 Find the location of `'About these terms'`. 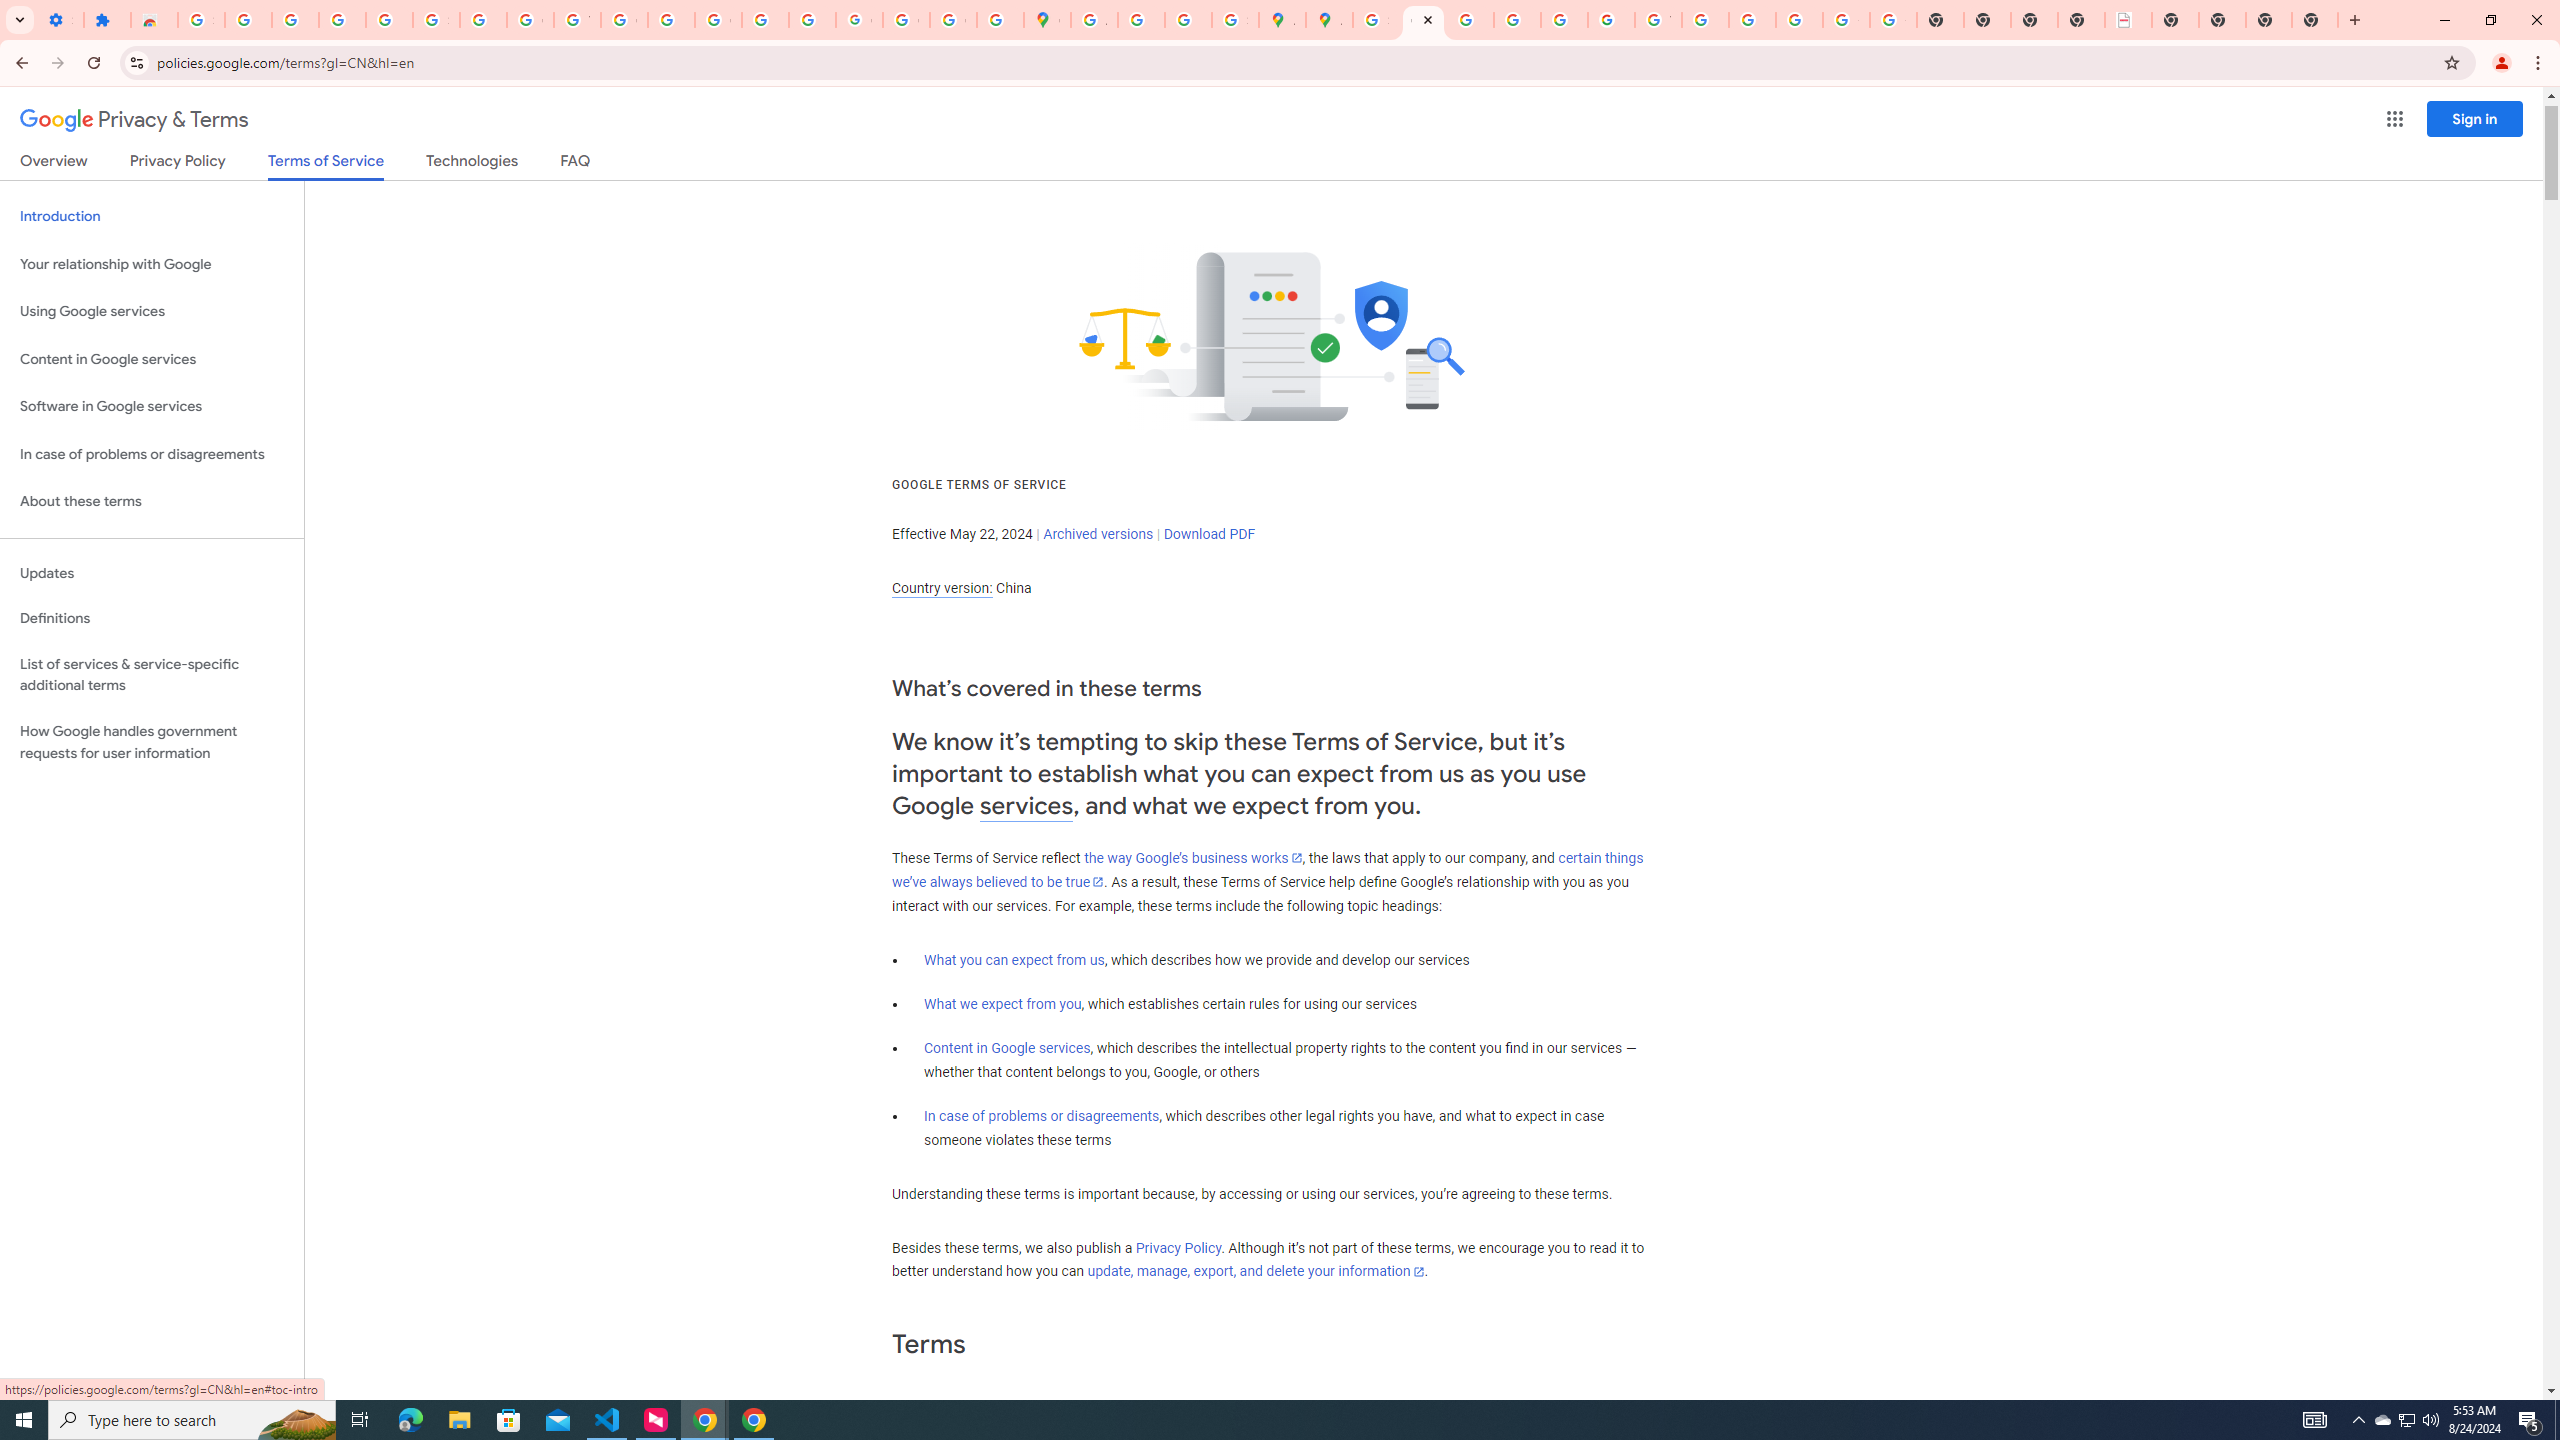

'About these terms' is located at coordinates (151, 501).